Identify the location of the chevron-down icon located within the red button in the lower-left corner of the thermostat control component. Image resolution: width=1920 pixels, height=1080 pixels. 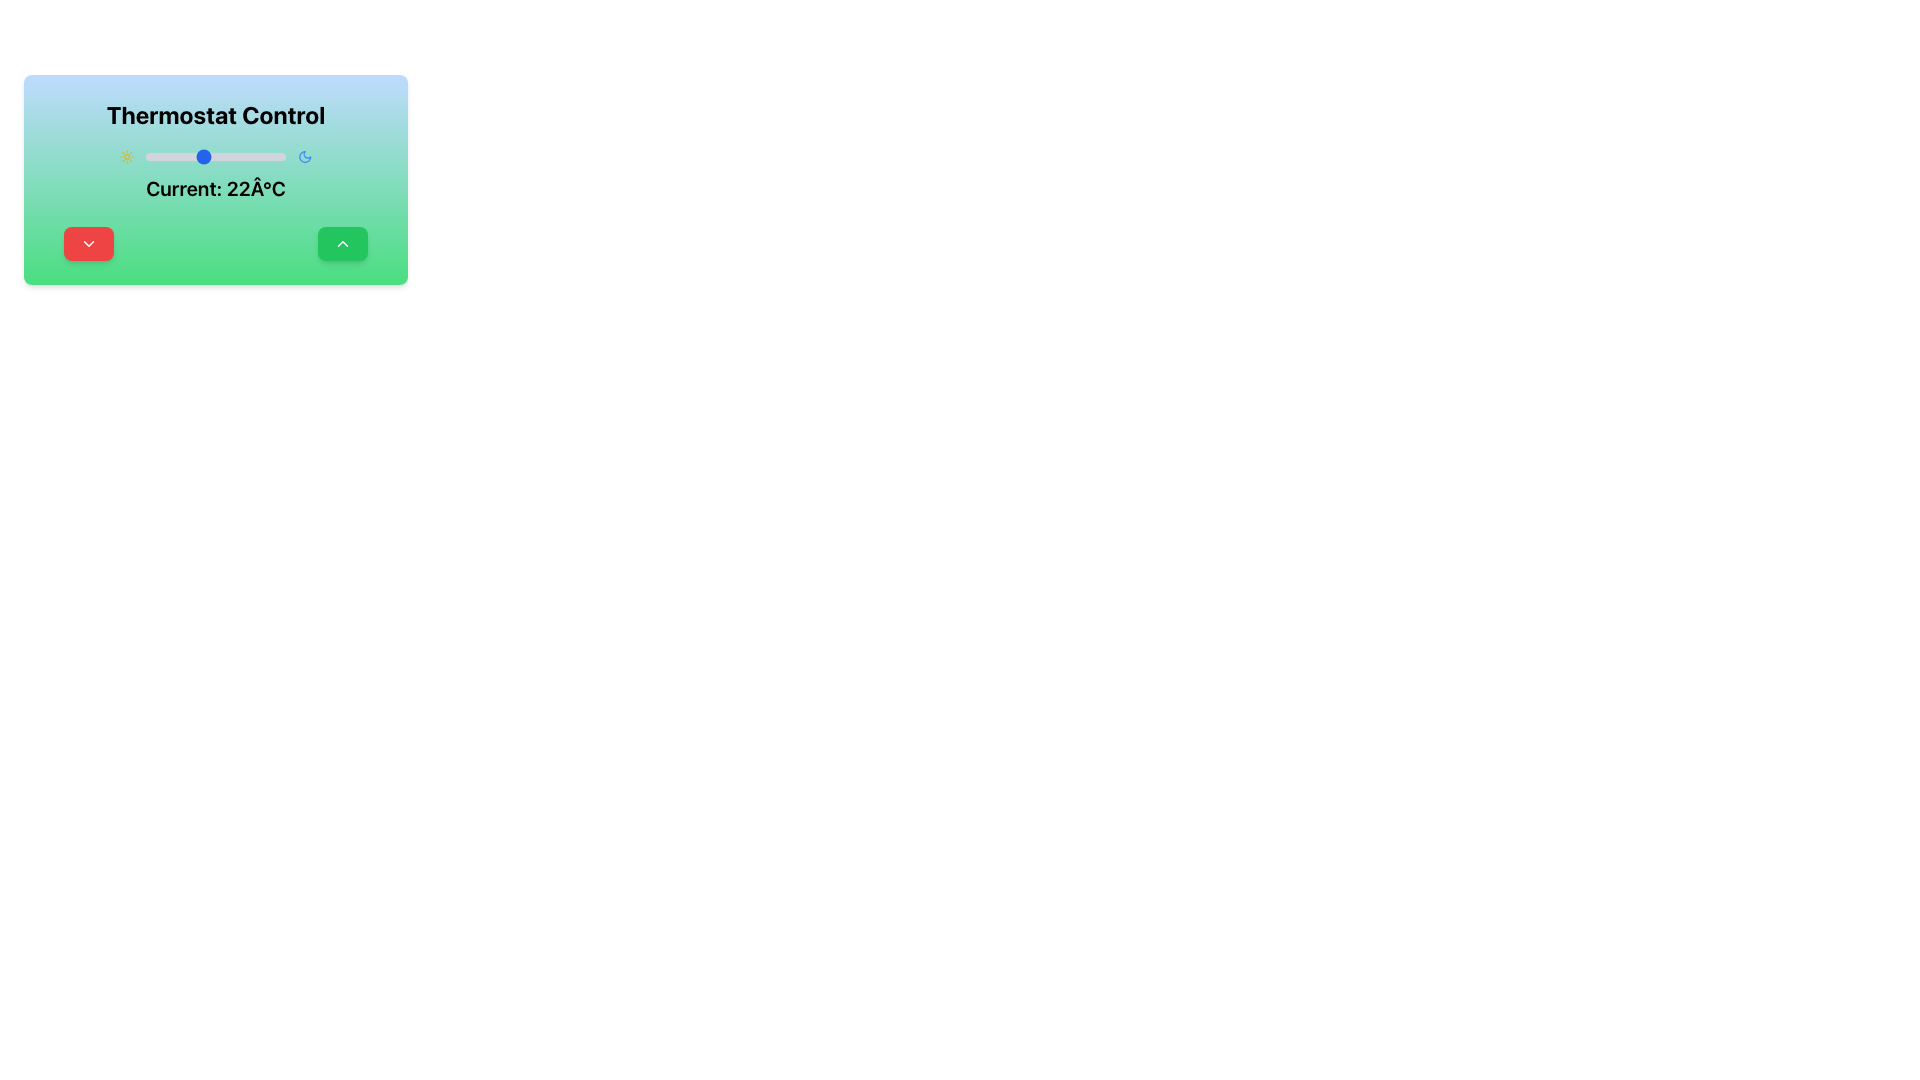
(88, 242).